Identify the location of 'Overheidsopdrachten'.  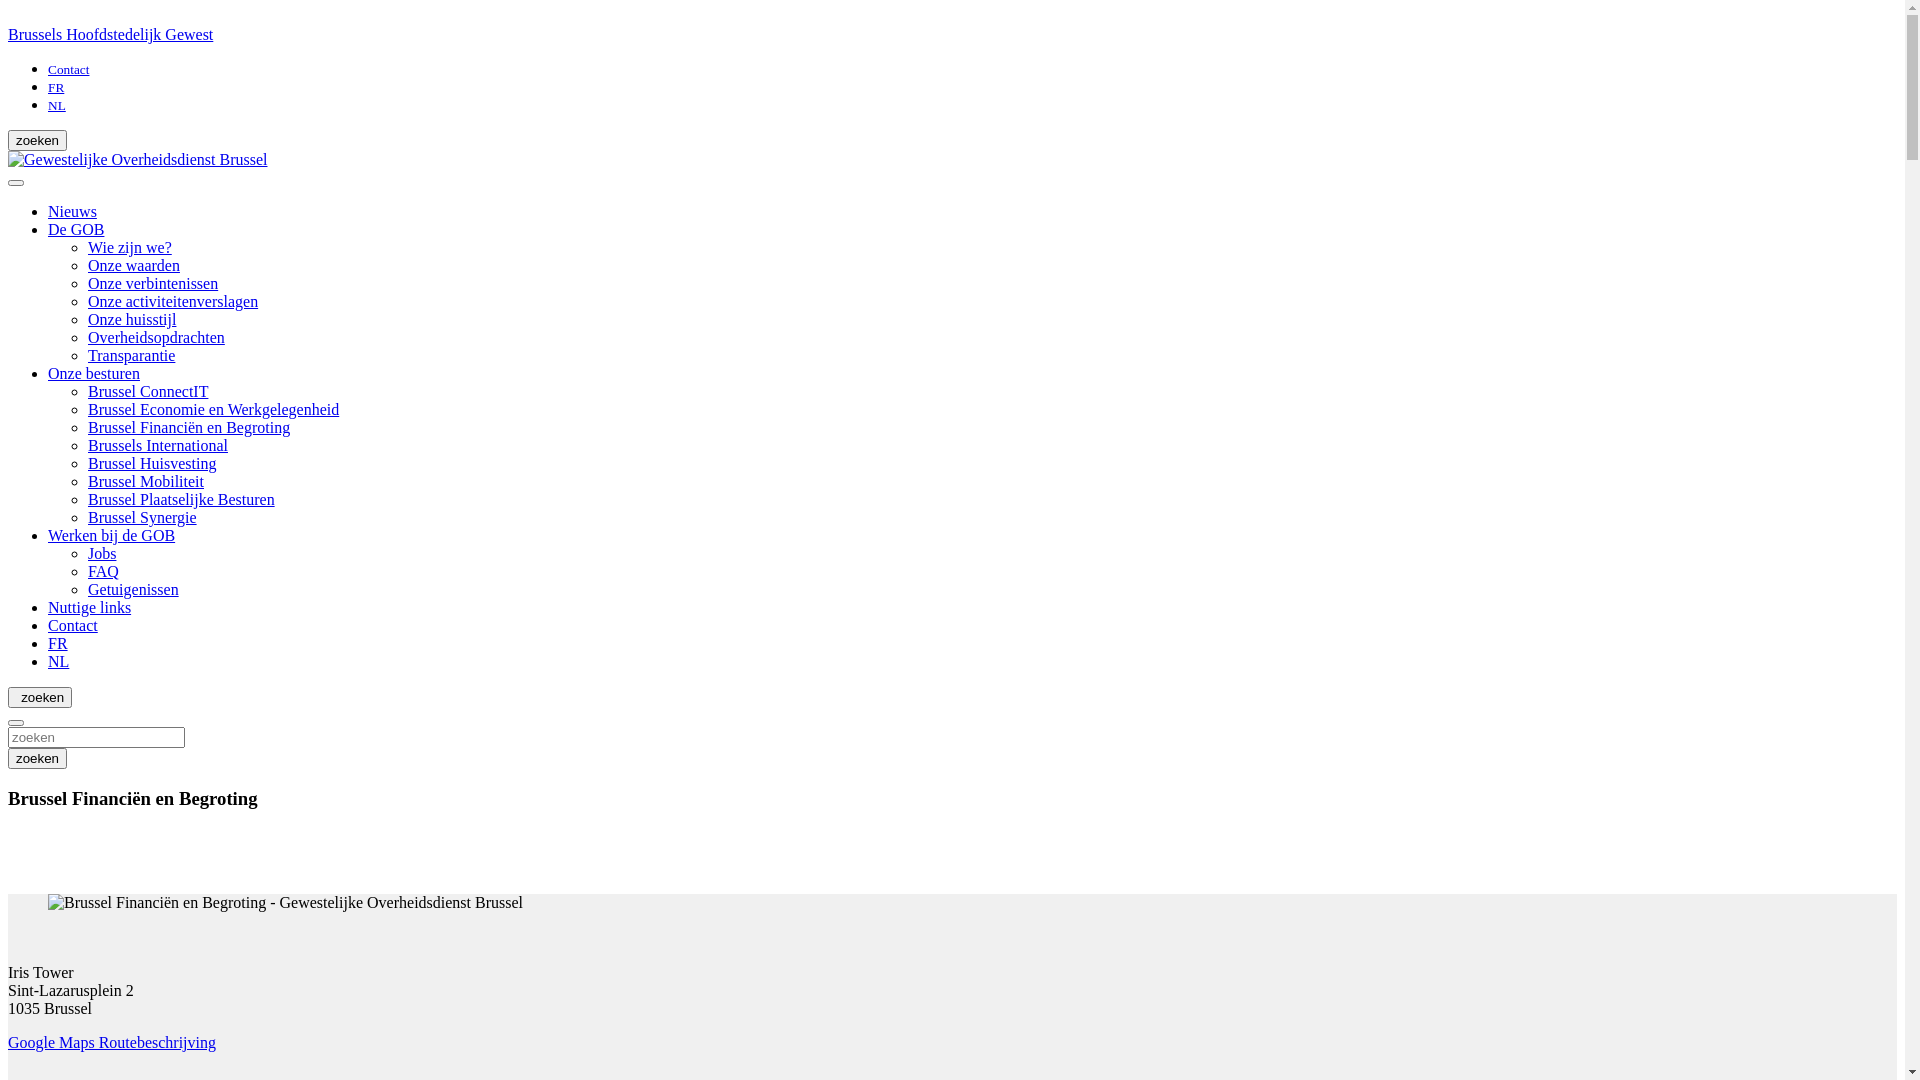
(155, 336).